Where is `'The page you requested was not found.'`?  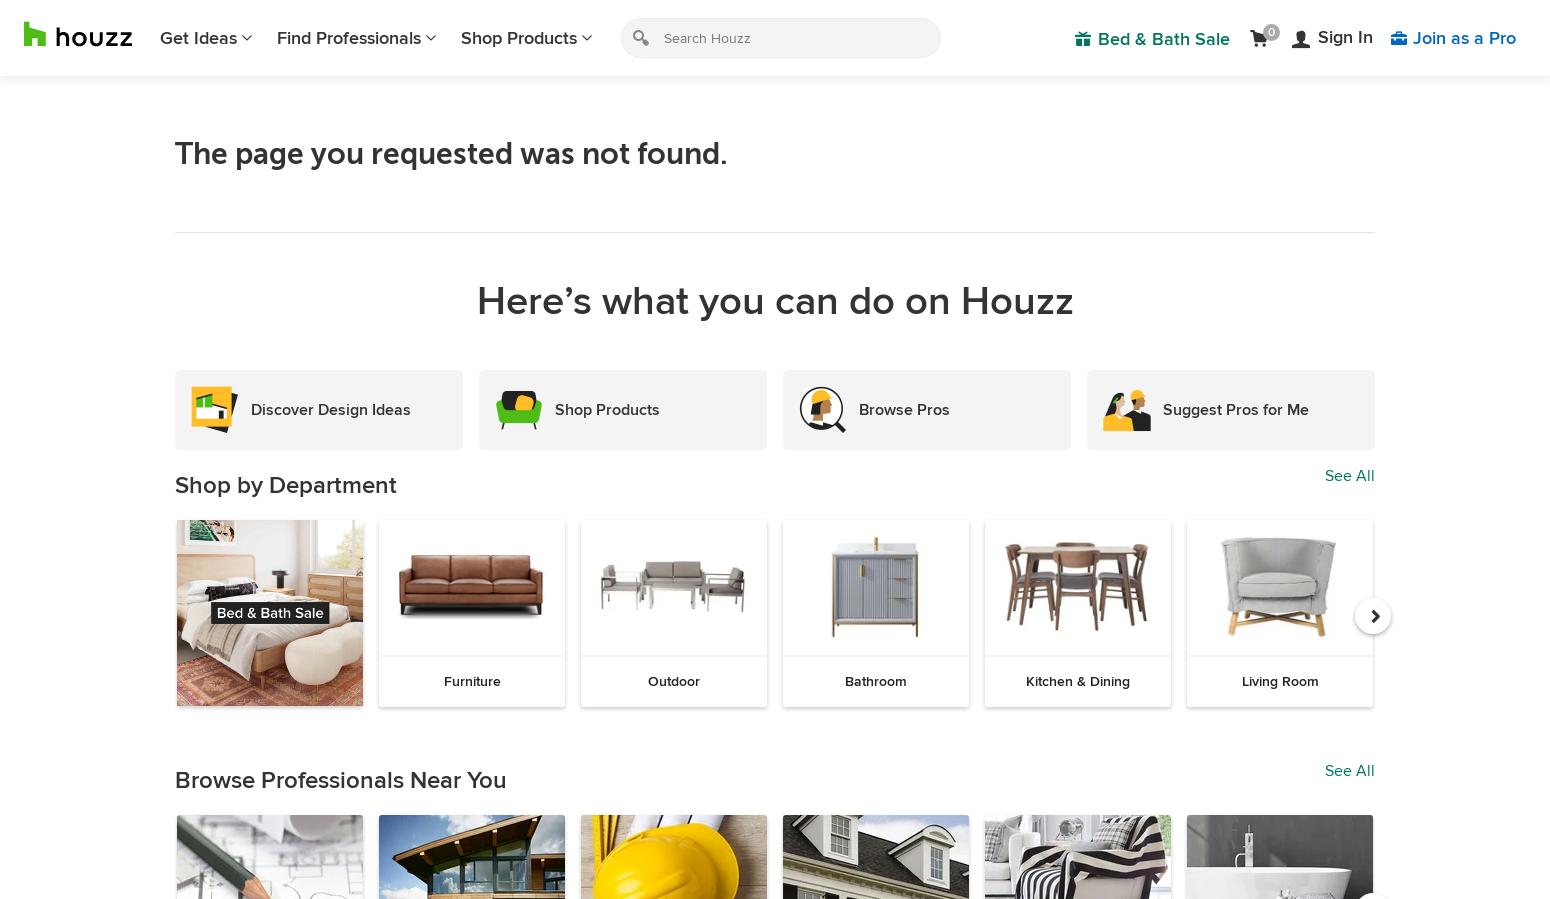
'The page you requested was not found.' is located at coordinates (451, 153).